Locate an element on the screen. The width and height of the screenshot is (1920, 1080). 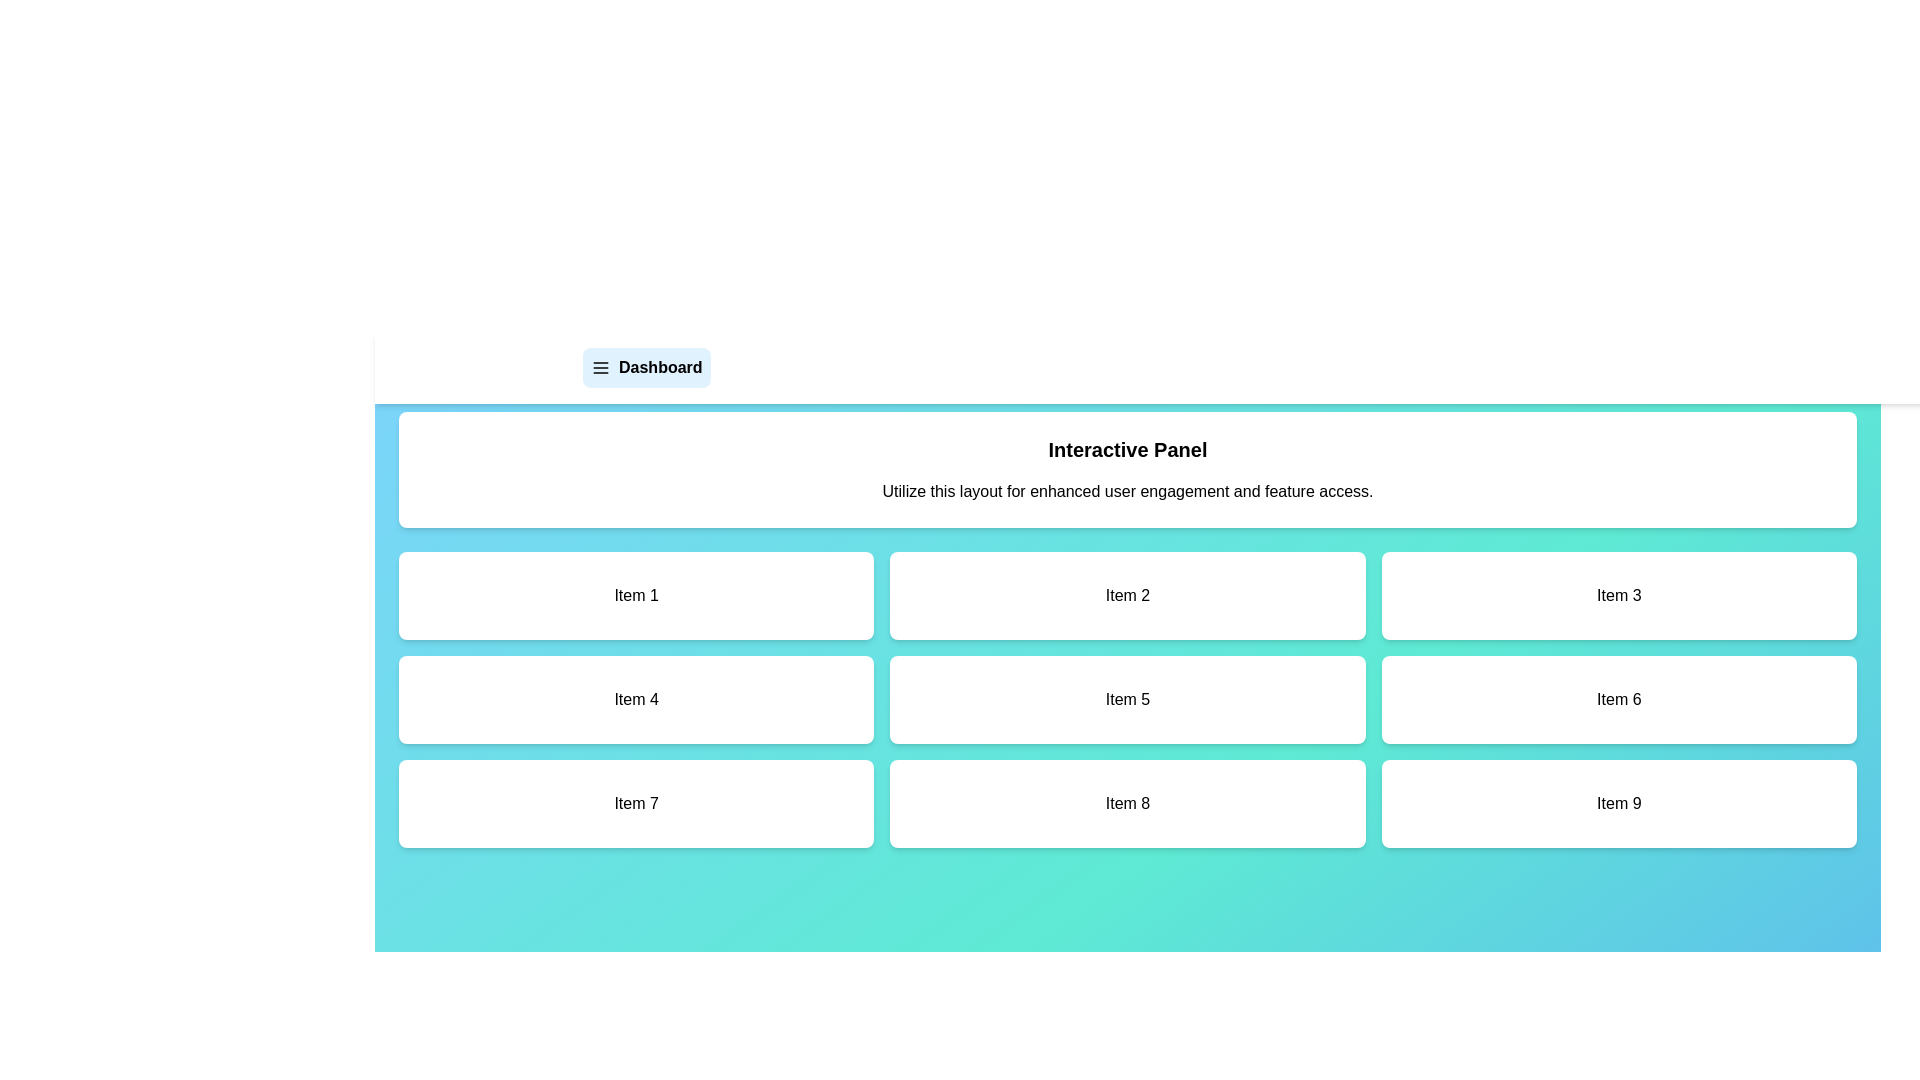
the 'Interactive Panel' header to interact with it is located at coordinates (1128, 450).